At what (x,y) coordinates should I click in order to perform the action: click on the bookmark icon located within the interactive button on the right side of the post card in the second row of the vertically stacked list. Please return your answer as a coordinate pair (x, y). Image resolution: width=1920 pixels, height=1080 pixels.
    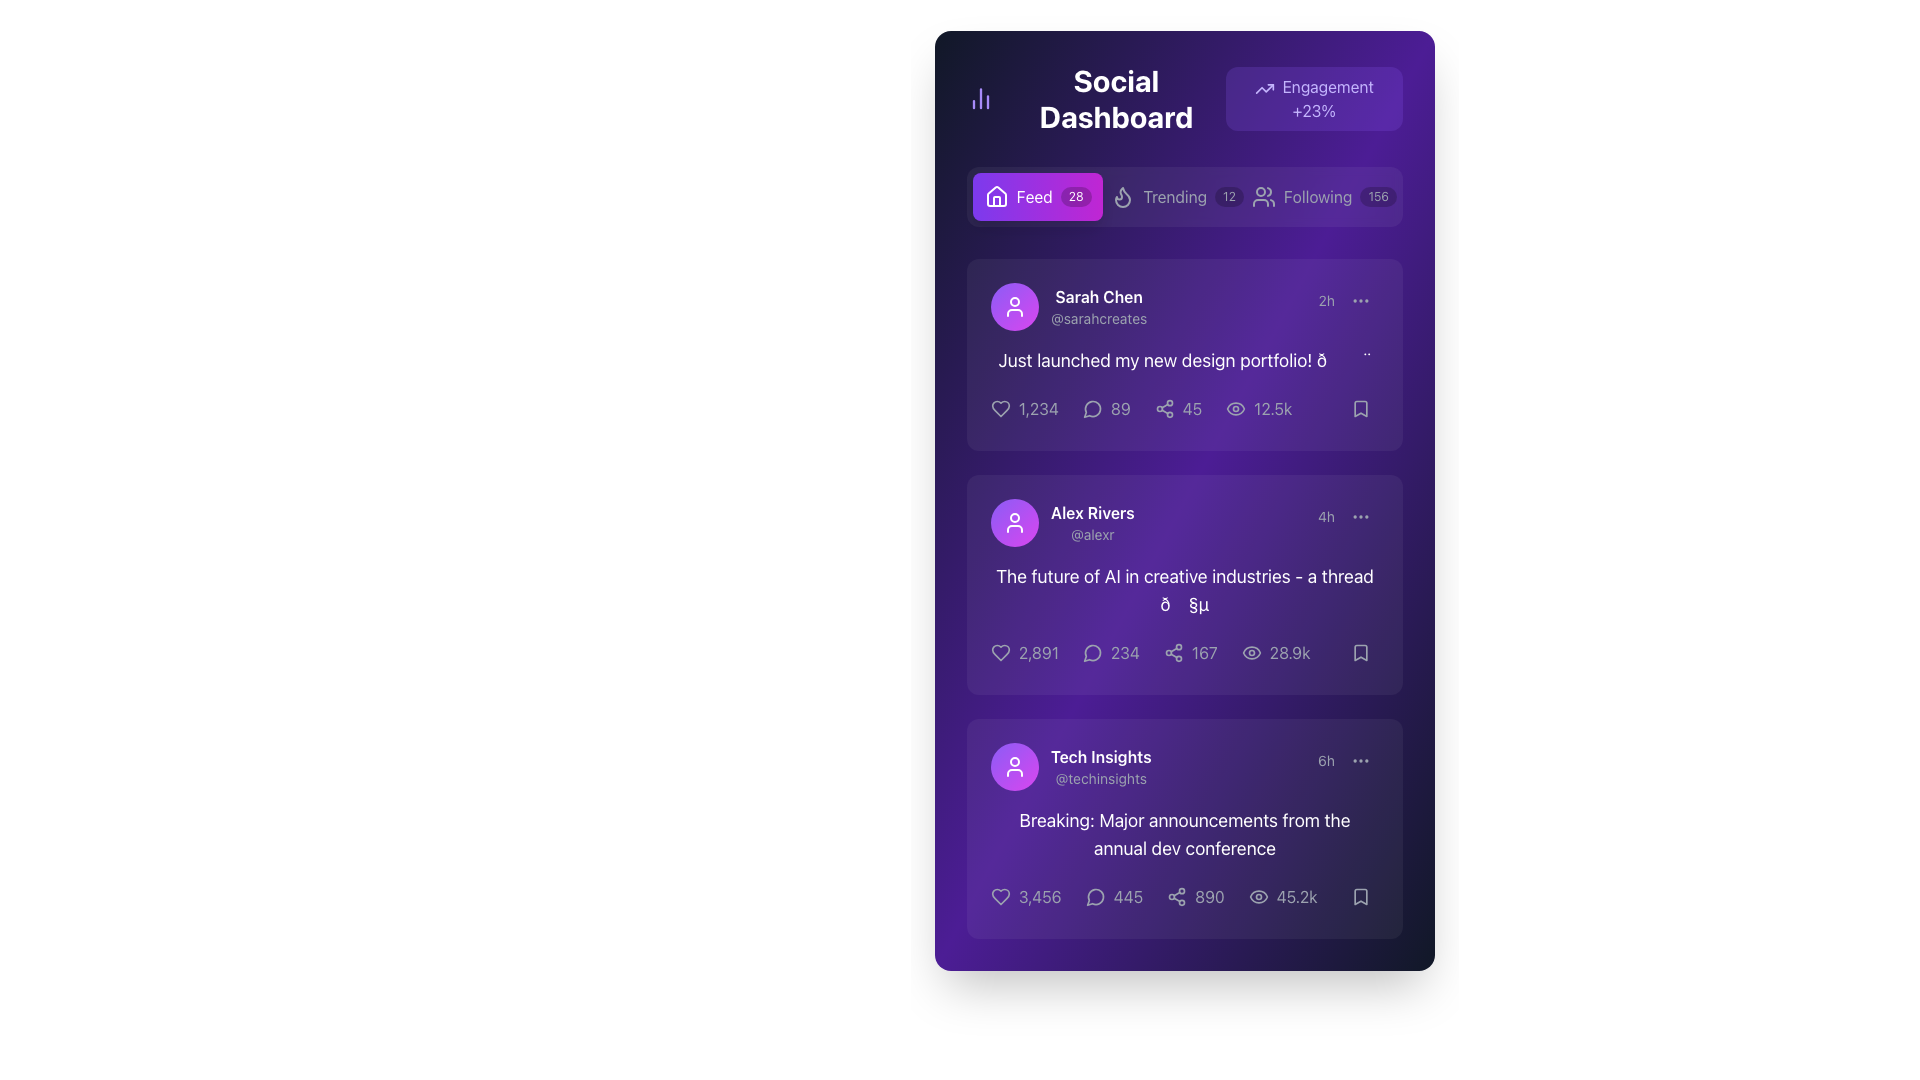
    Looking at the image, I should click on (1360, 652).